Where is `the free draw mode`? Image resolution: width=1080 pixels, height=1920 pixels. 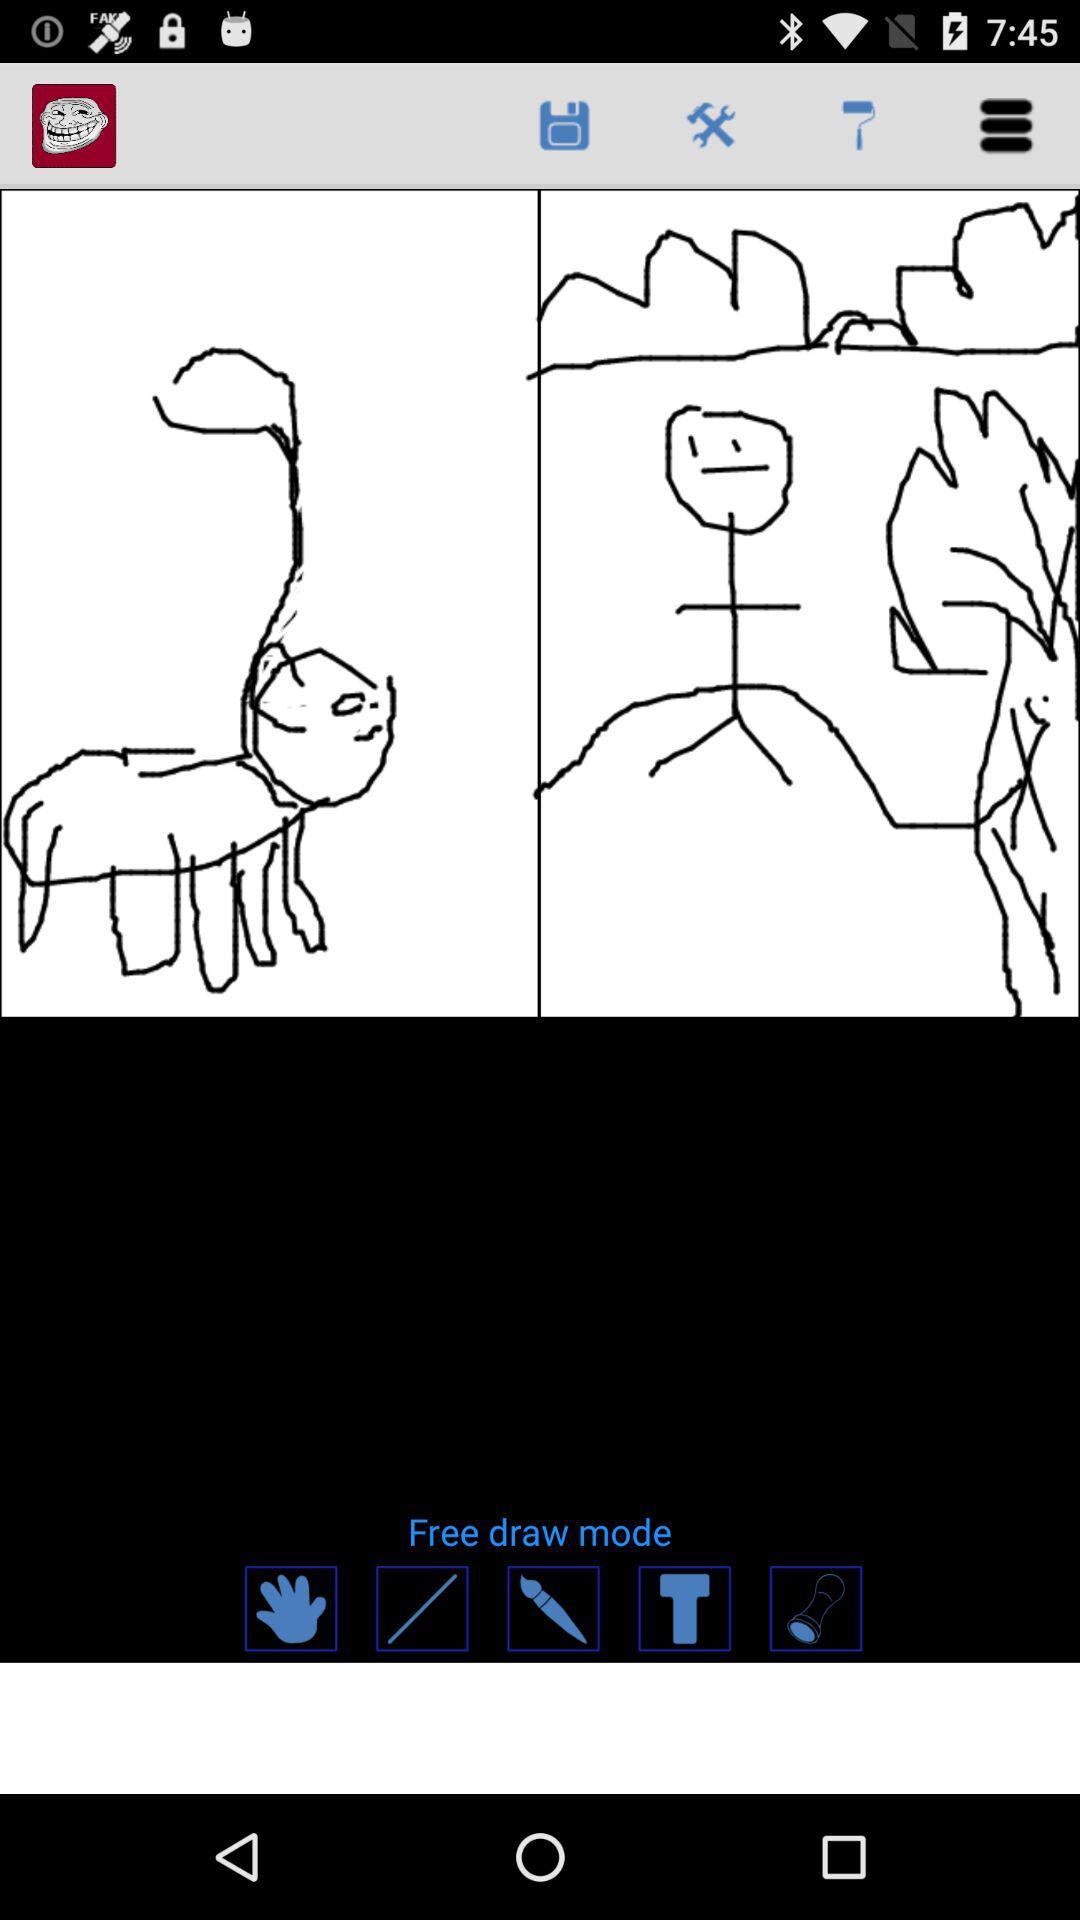 the free draw mode is located at coordinates (540, 1530).